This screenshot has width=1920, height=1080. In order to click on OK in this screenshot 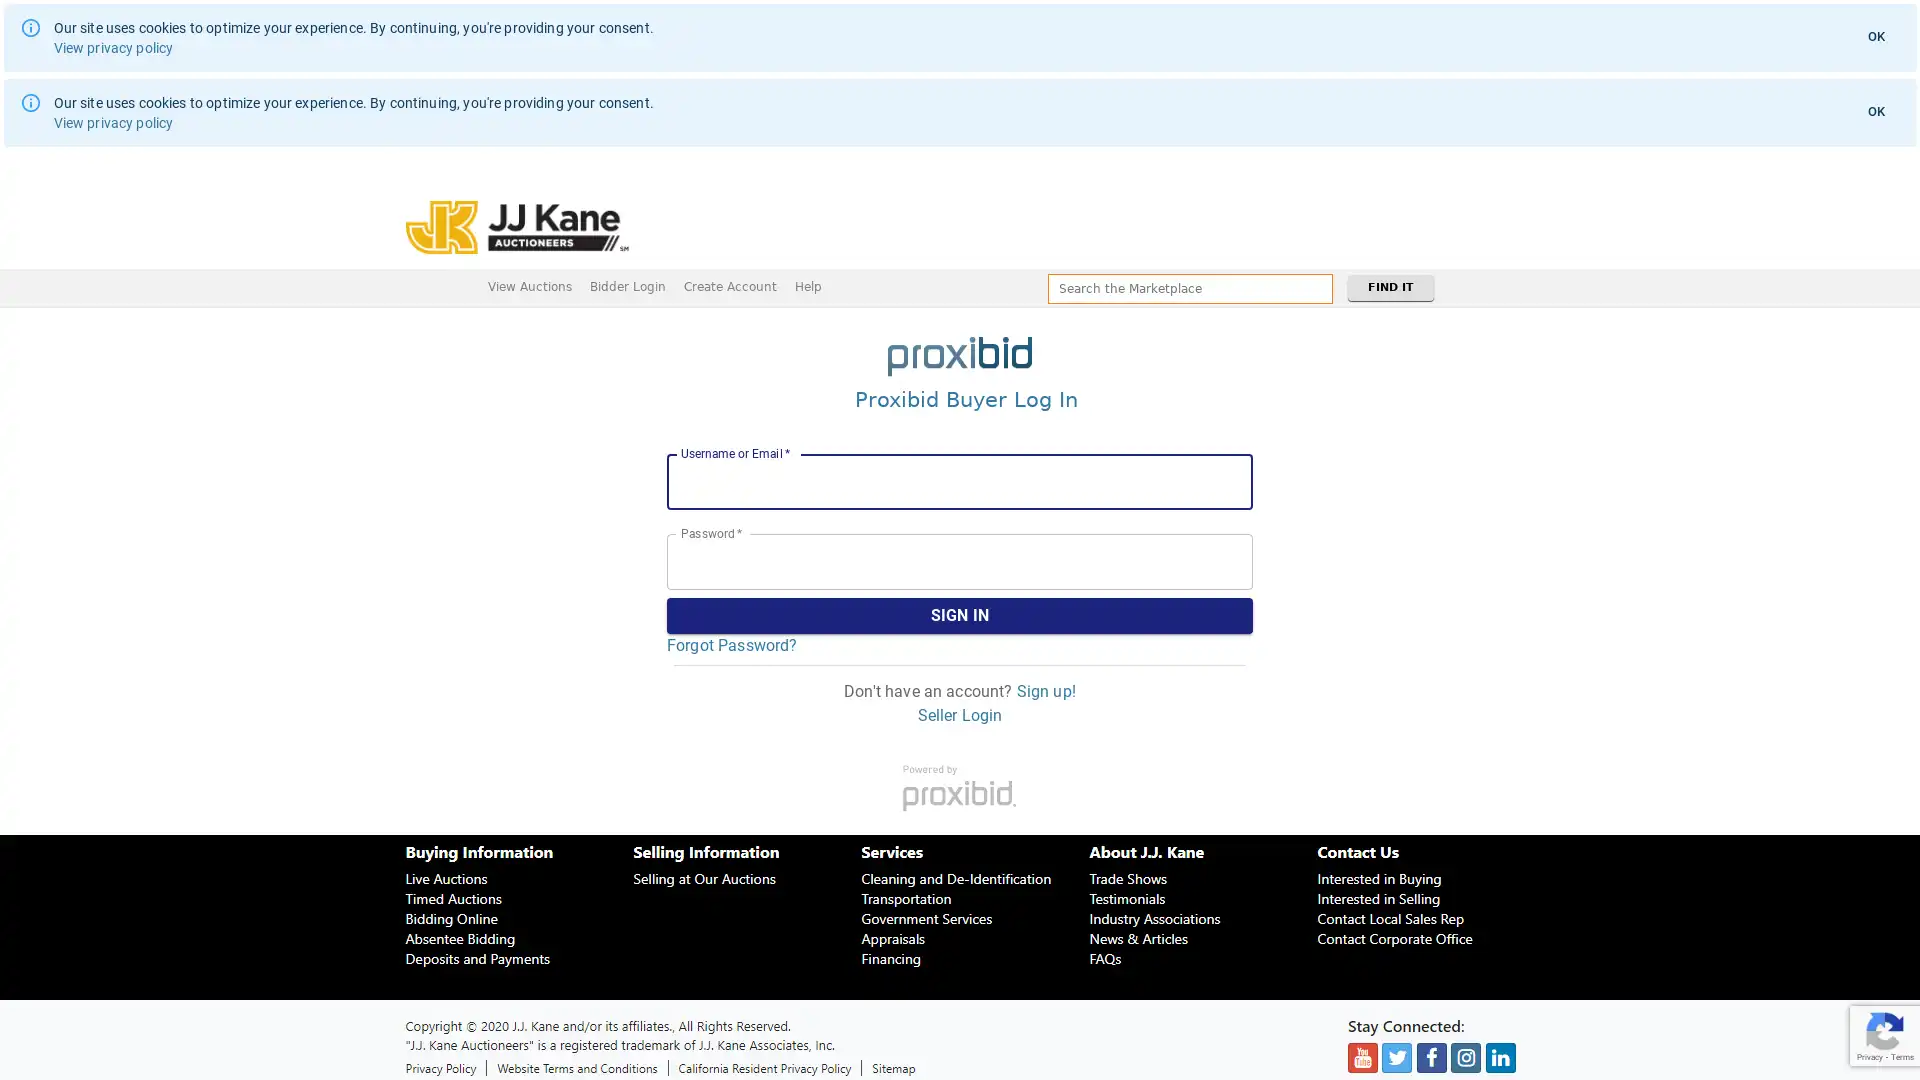, I will do `click(1875, 111)`.